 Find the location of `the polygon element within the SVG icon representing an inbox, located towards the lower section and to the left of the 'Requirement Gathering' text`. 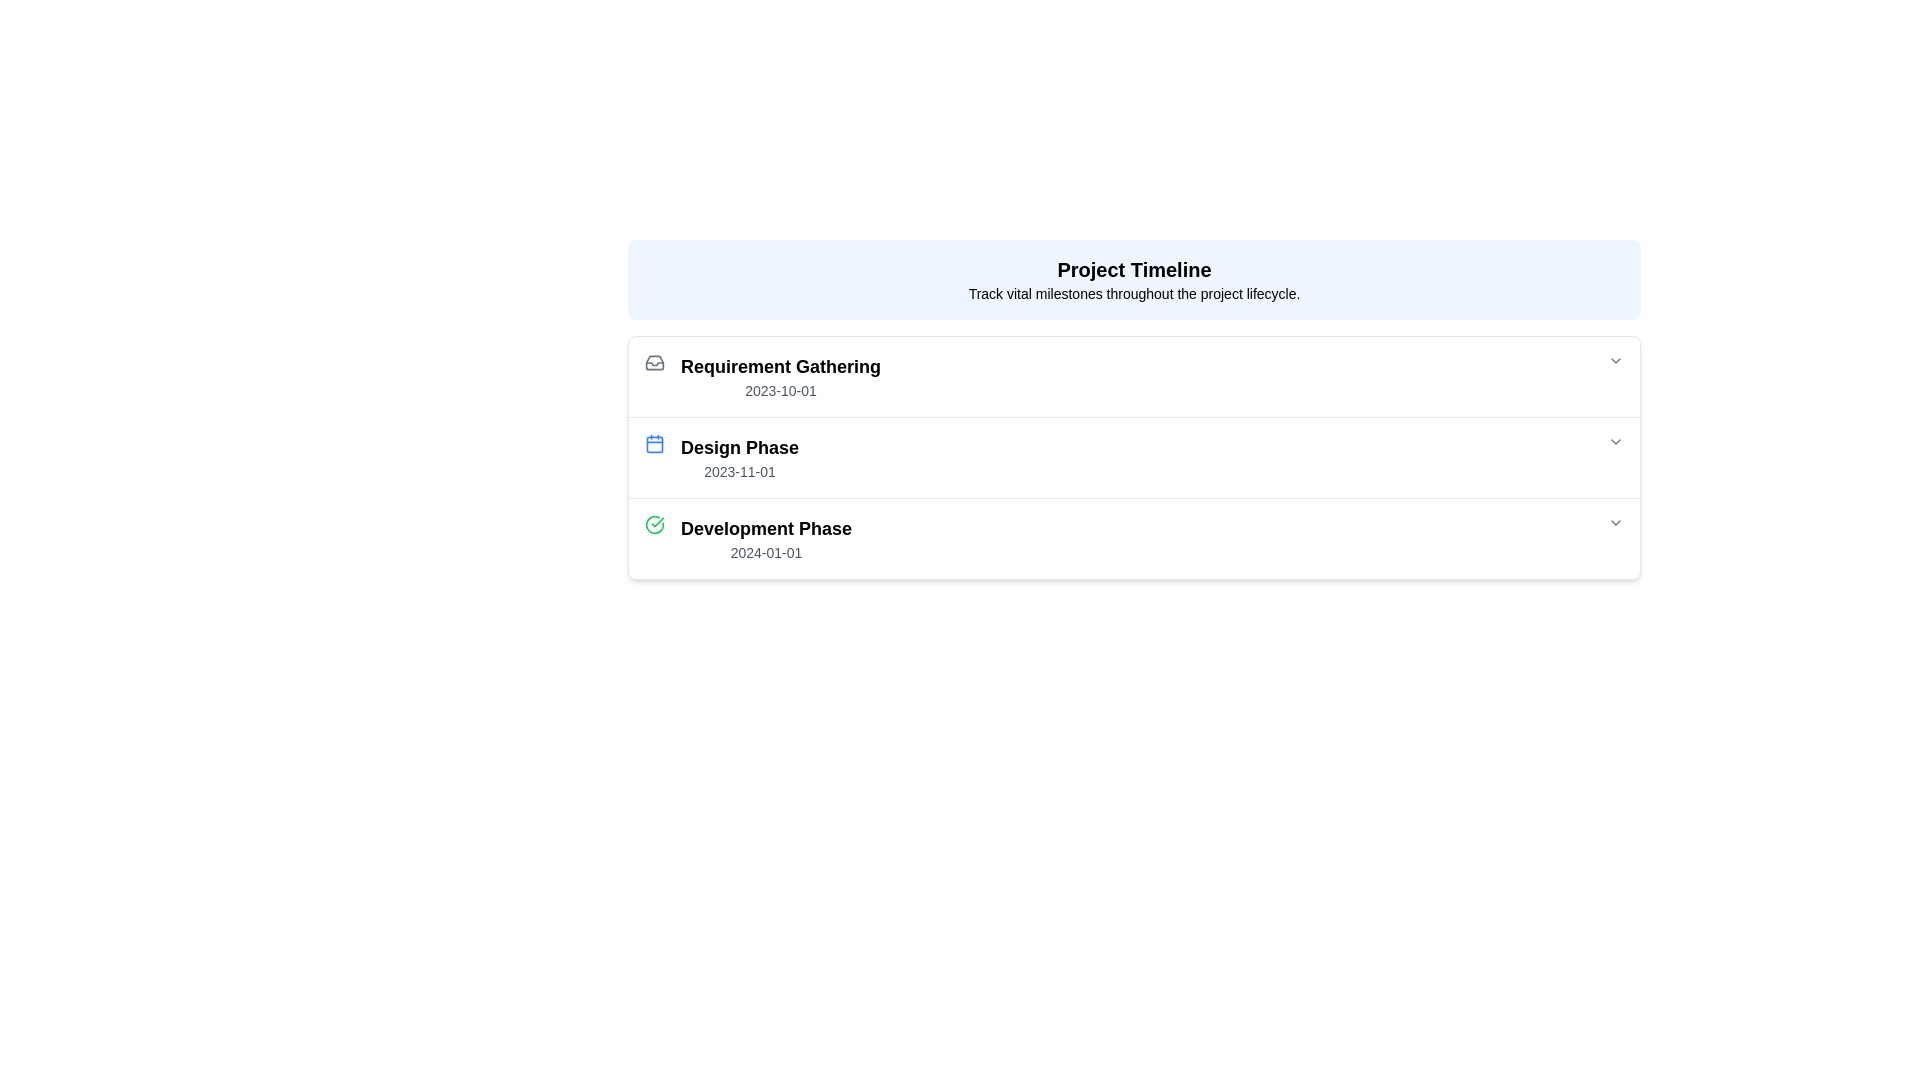

the polygon element within the SVG icon representing an inbox, located towards the lower section and to the left of the 'Requirement Gathering' text is located at coordinates (654, 363).